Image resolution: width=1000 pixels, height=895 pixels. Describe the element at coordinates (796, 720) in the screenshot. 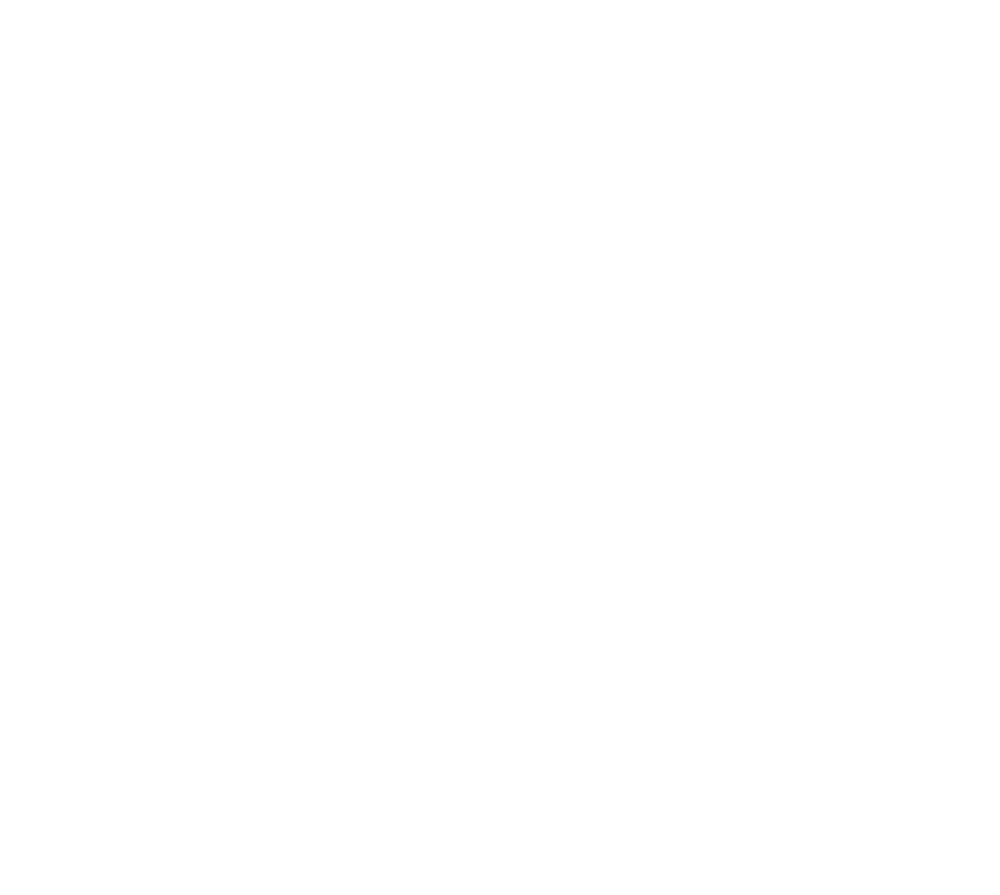

I see `'Peak Time Service Delivery Assurance'` at that location.